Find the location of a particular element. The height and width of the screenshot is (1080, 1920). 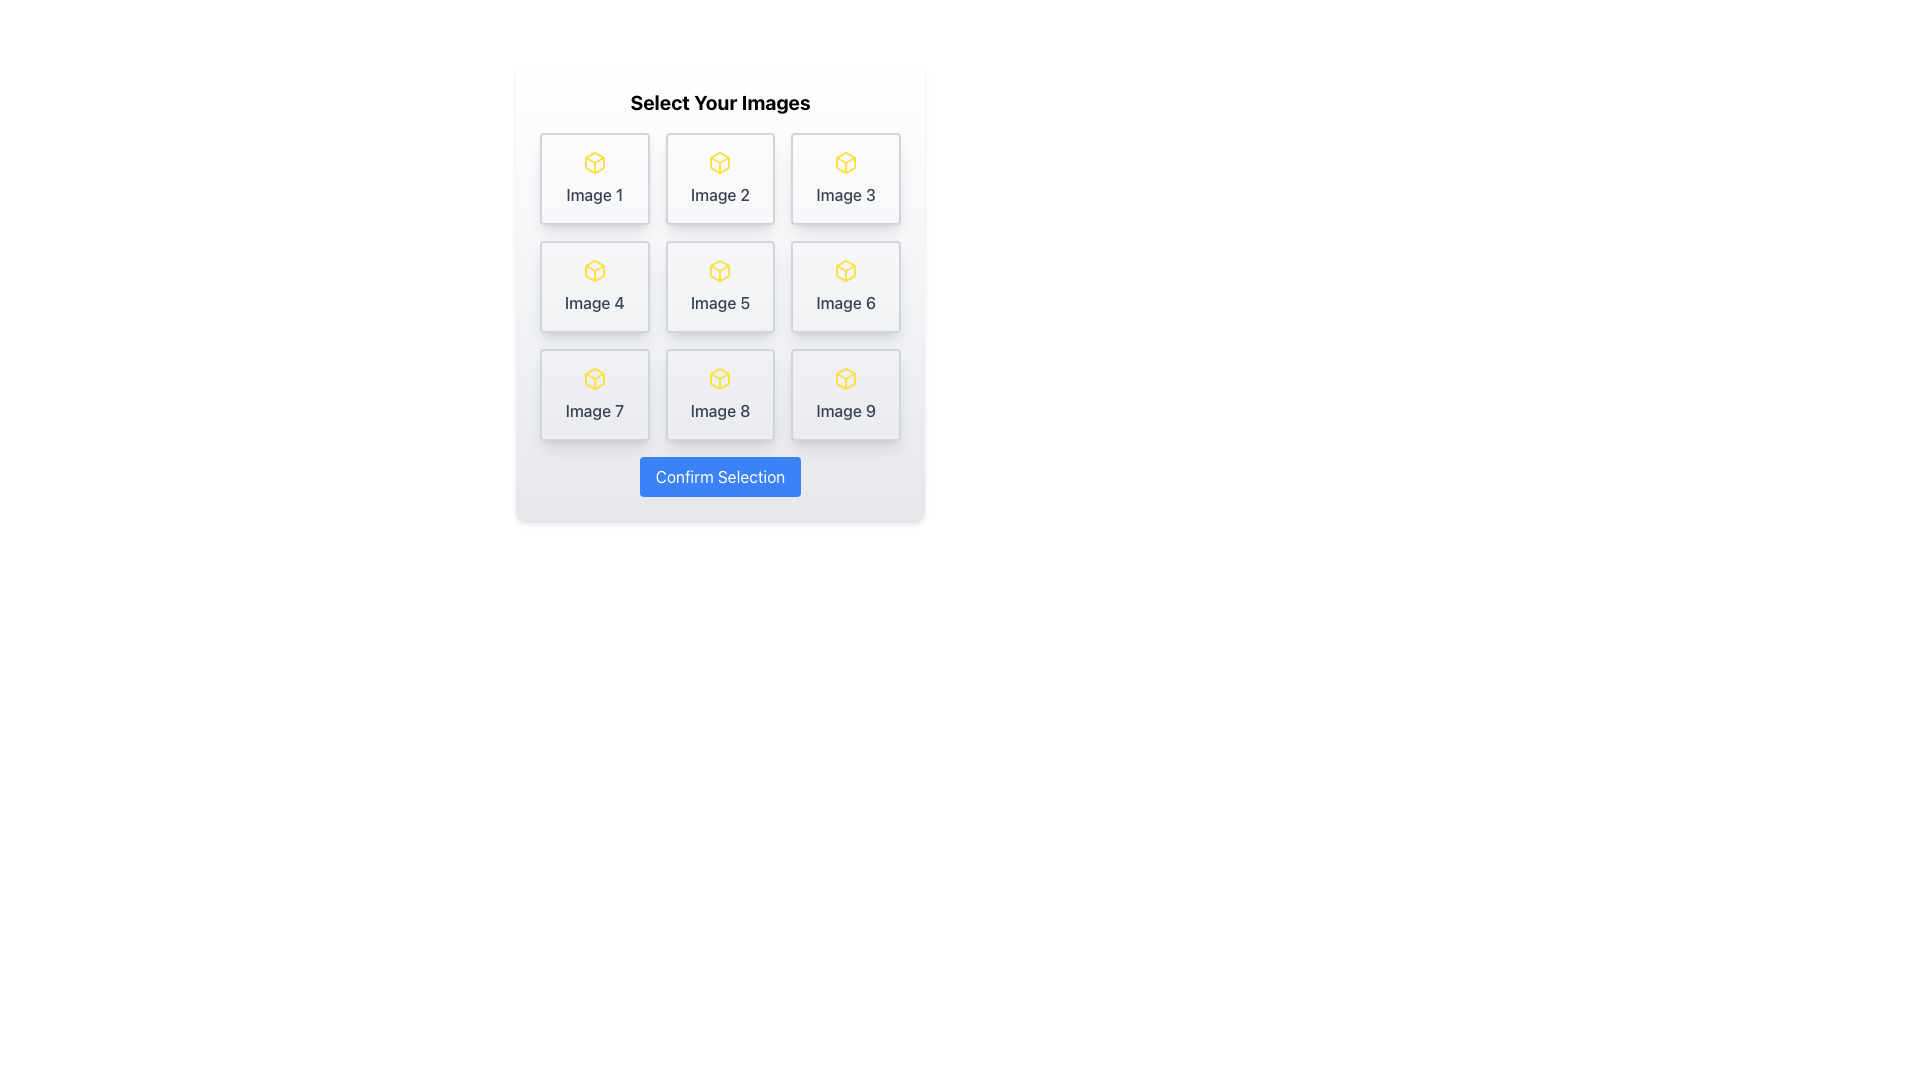

the selectable item representing 'Image 5' in the center of a 3x3 grid layout is located at coordinates (720, 286).